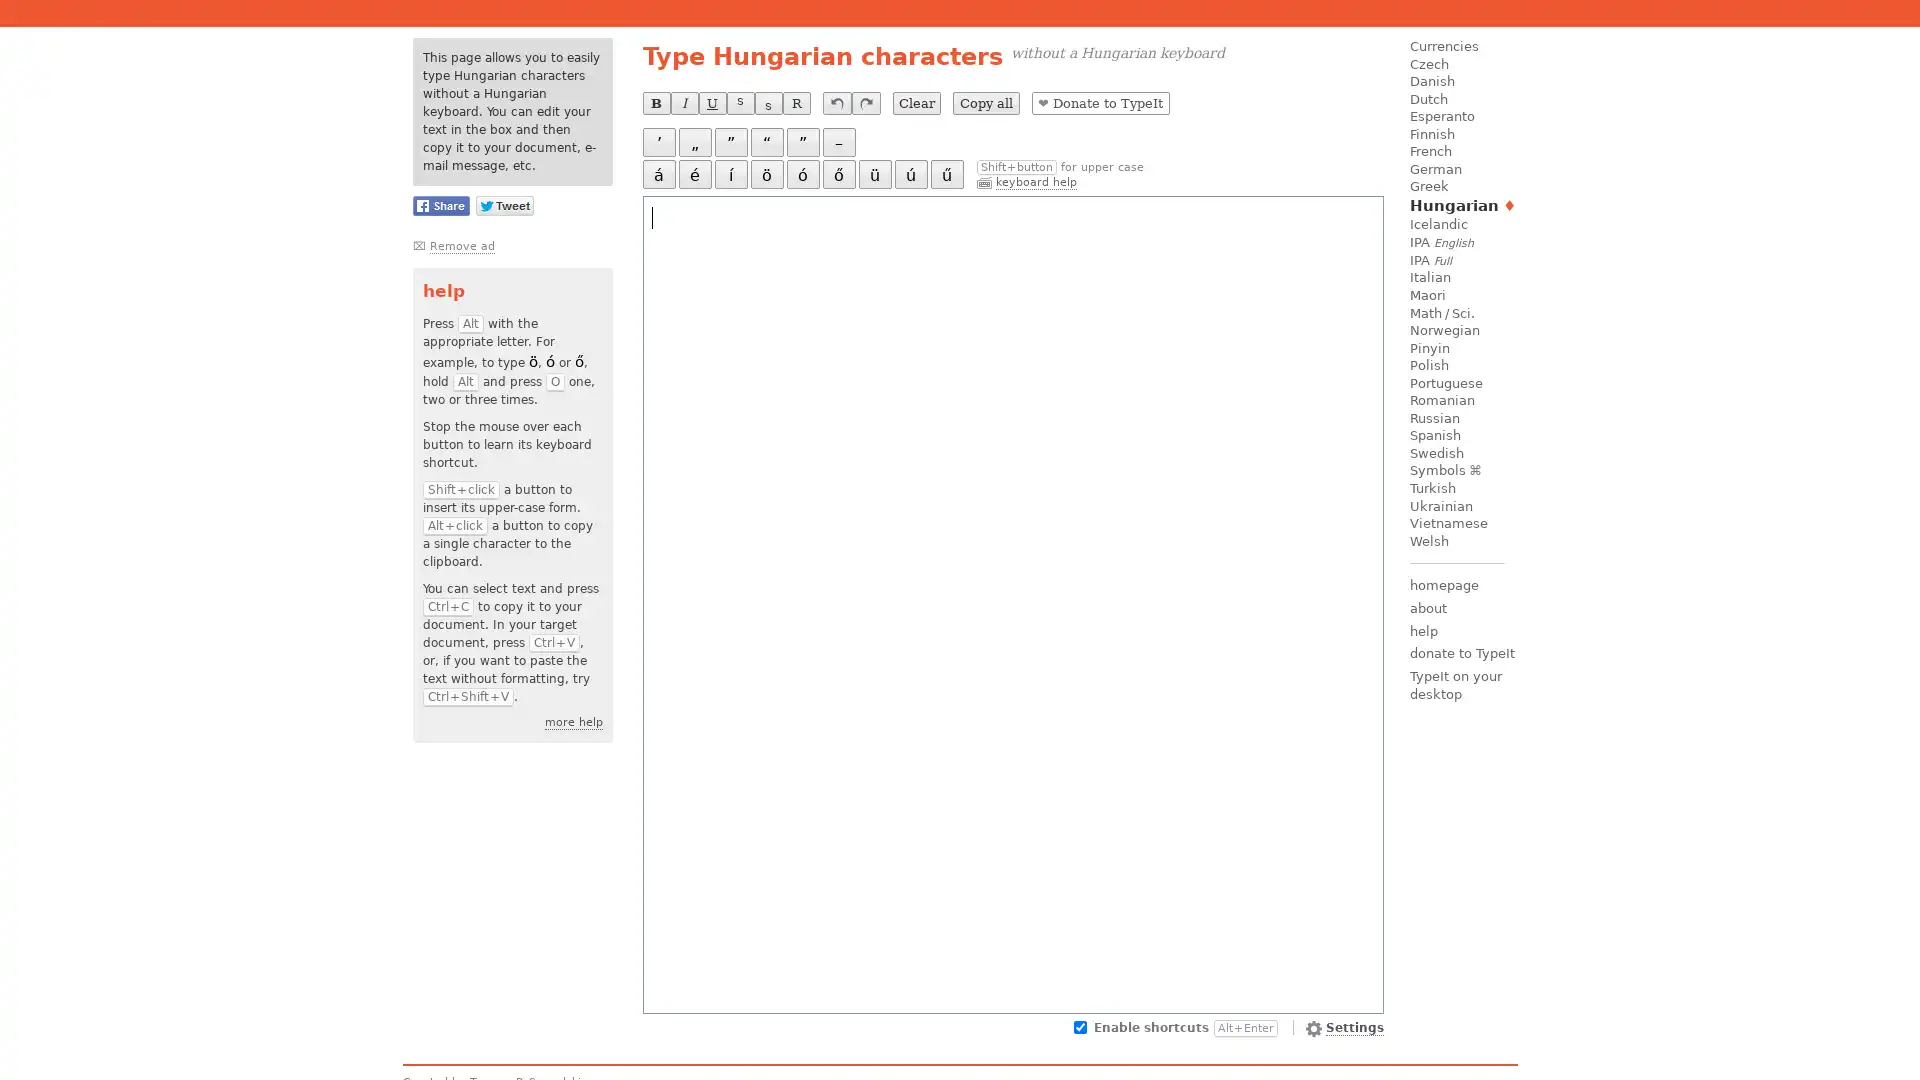  What do you see at coordinates (838, 173) in the screenshot?
I see `o` at bounding box center [838, 173].